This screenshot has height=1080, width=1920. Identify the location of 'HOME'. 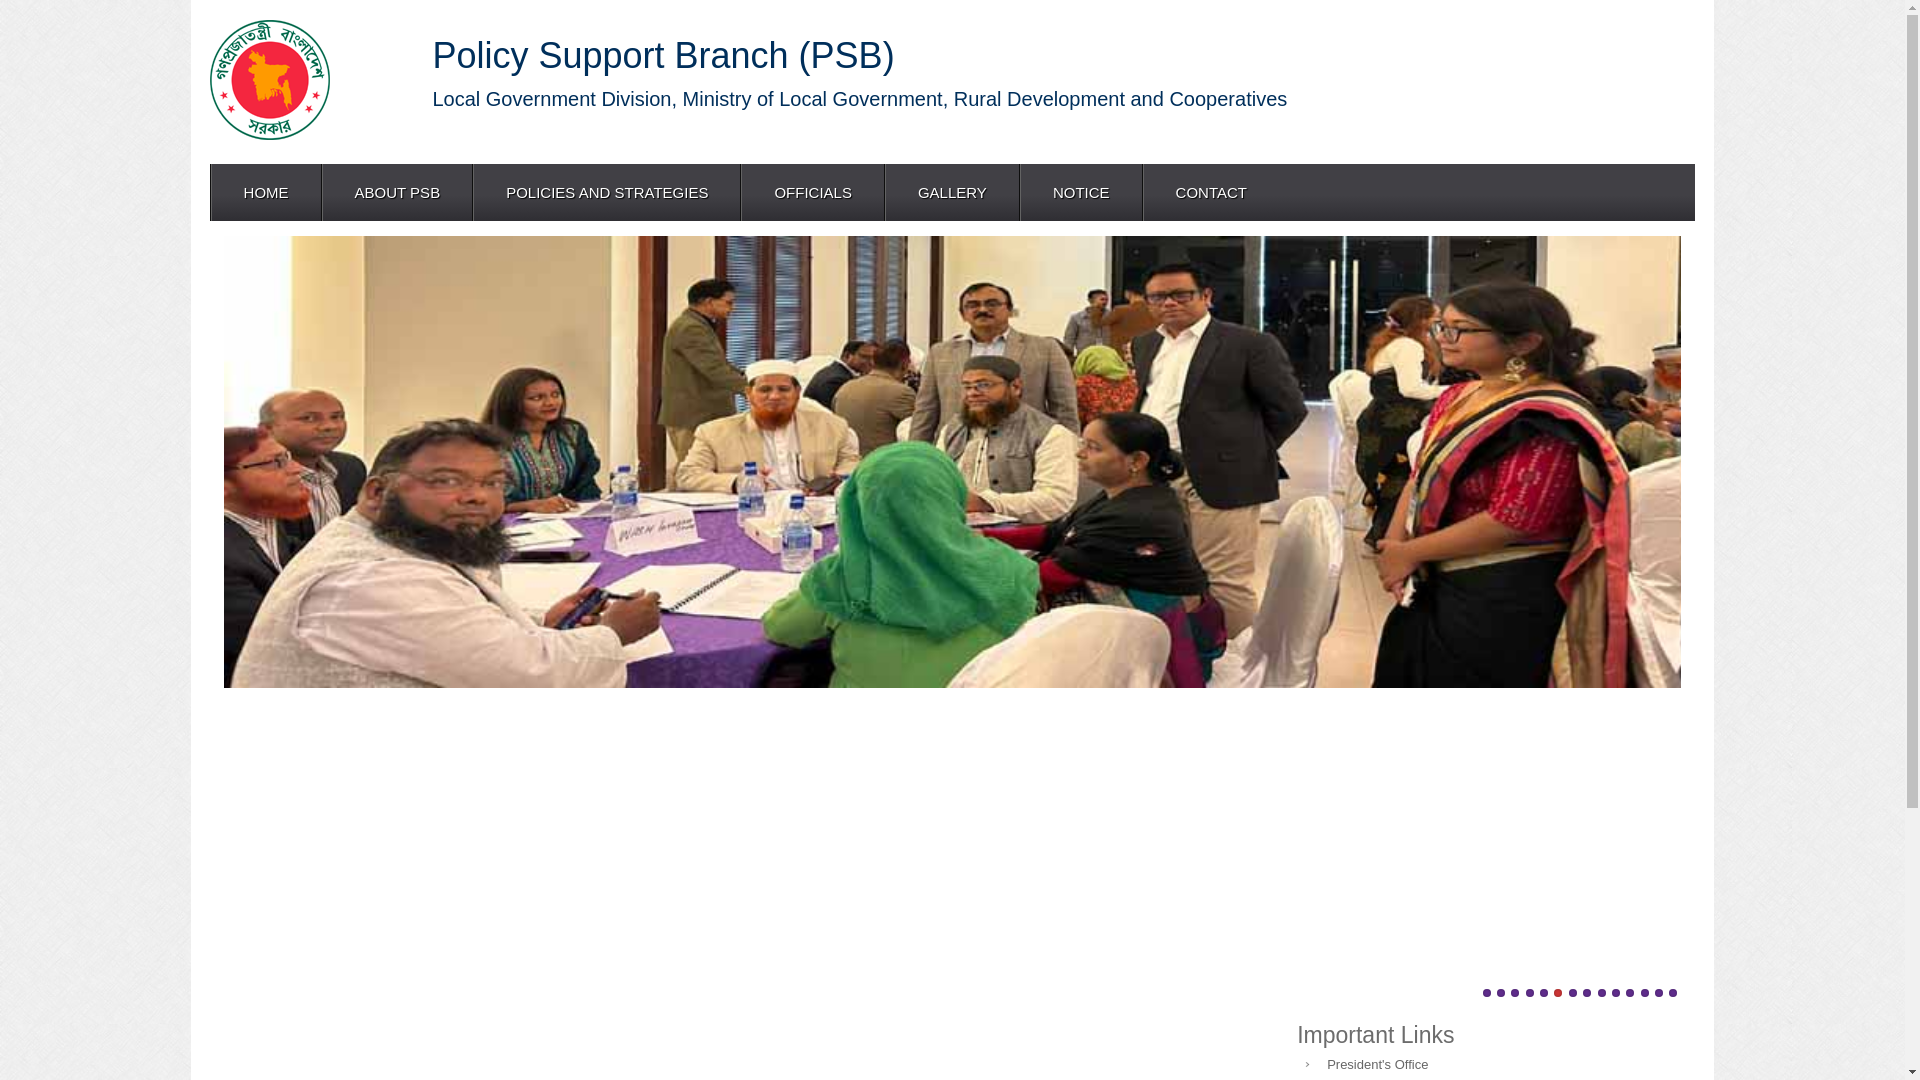
(264, 192).